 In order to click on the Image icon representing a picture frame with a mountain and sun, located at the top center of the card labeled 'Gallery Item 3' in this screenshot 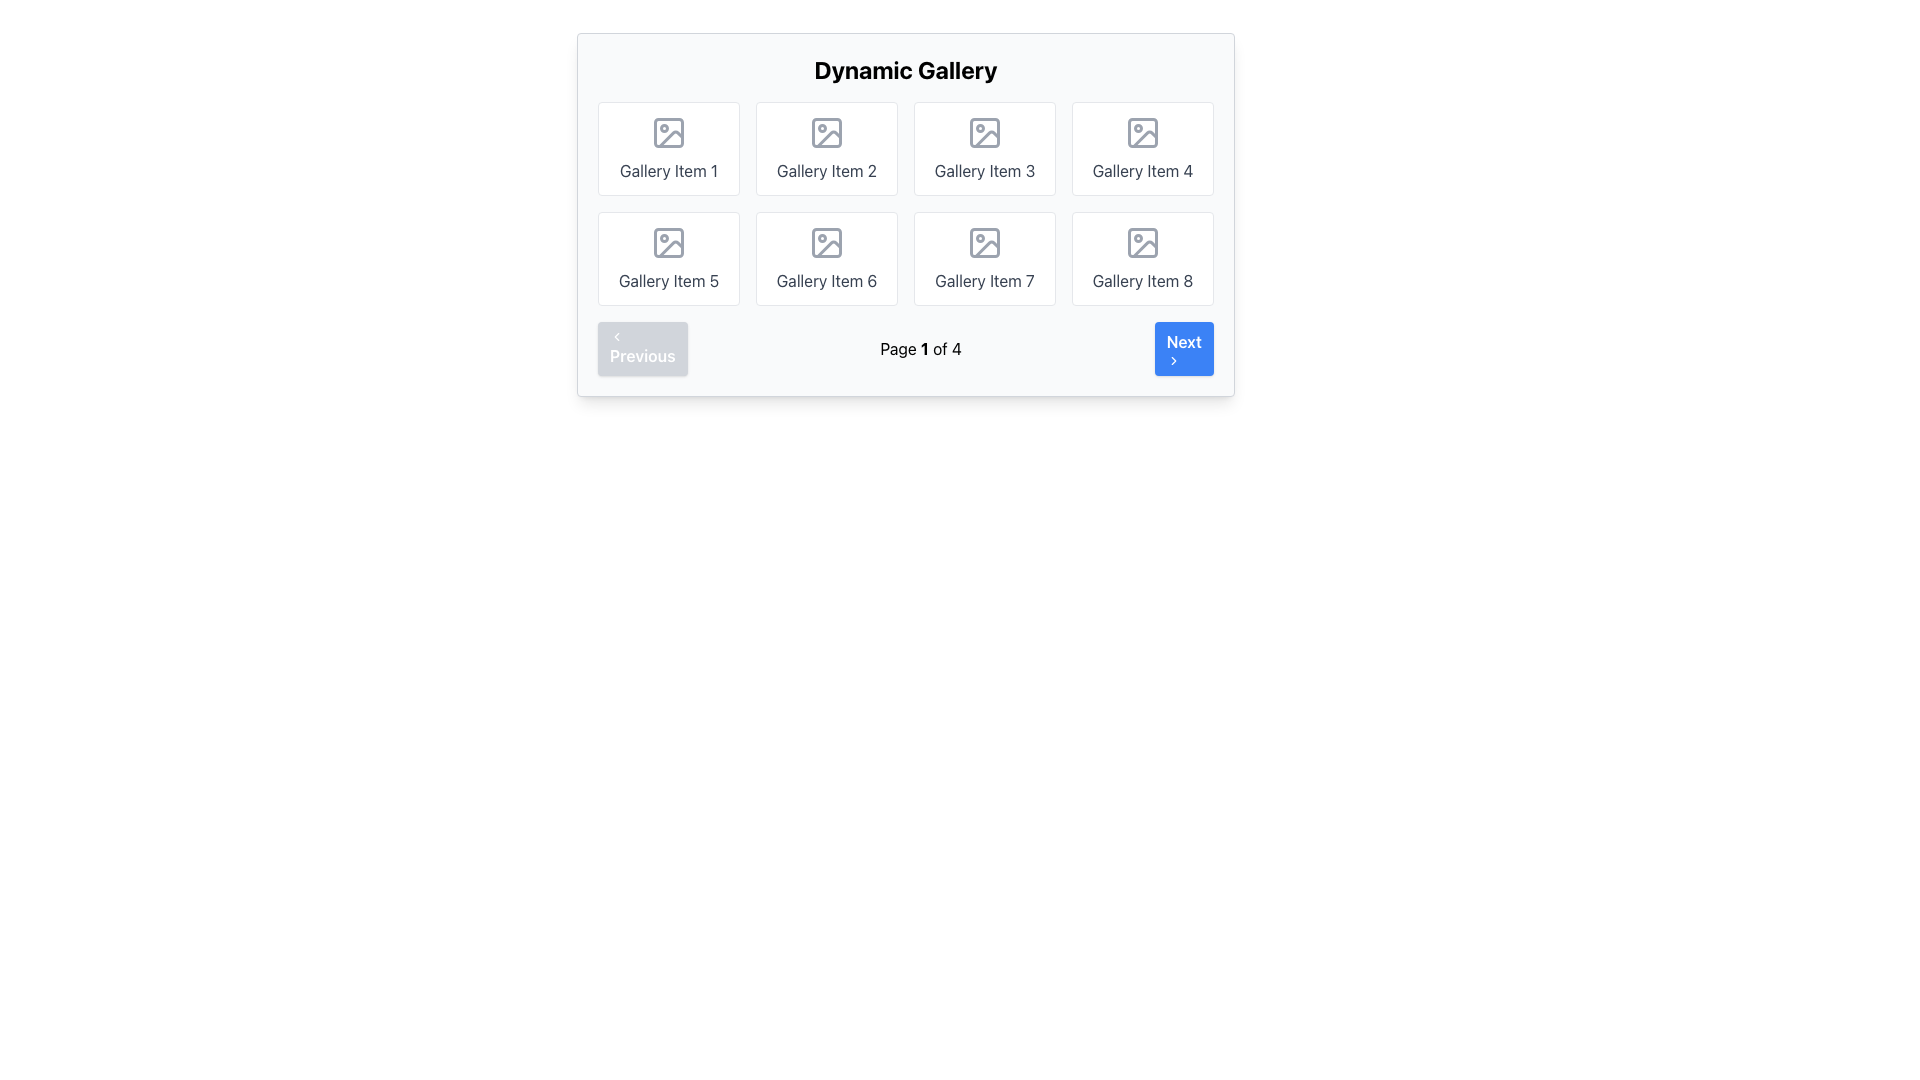, I will do `click(984, 132)`.